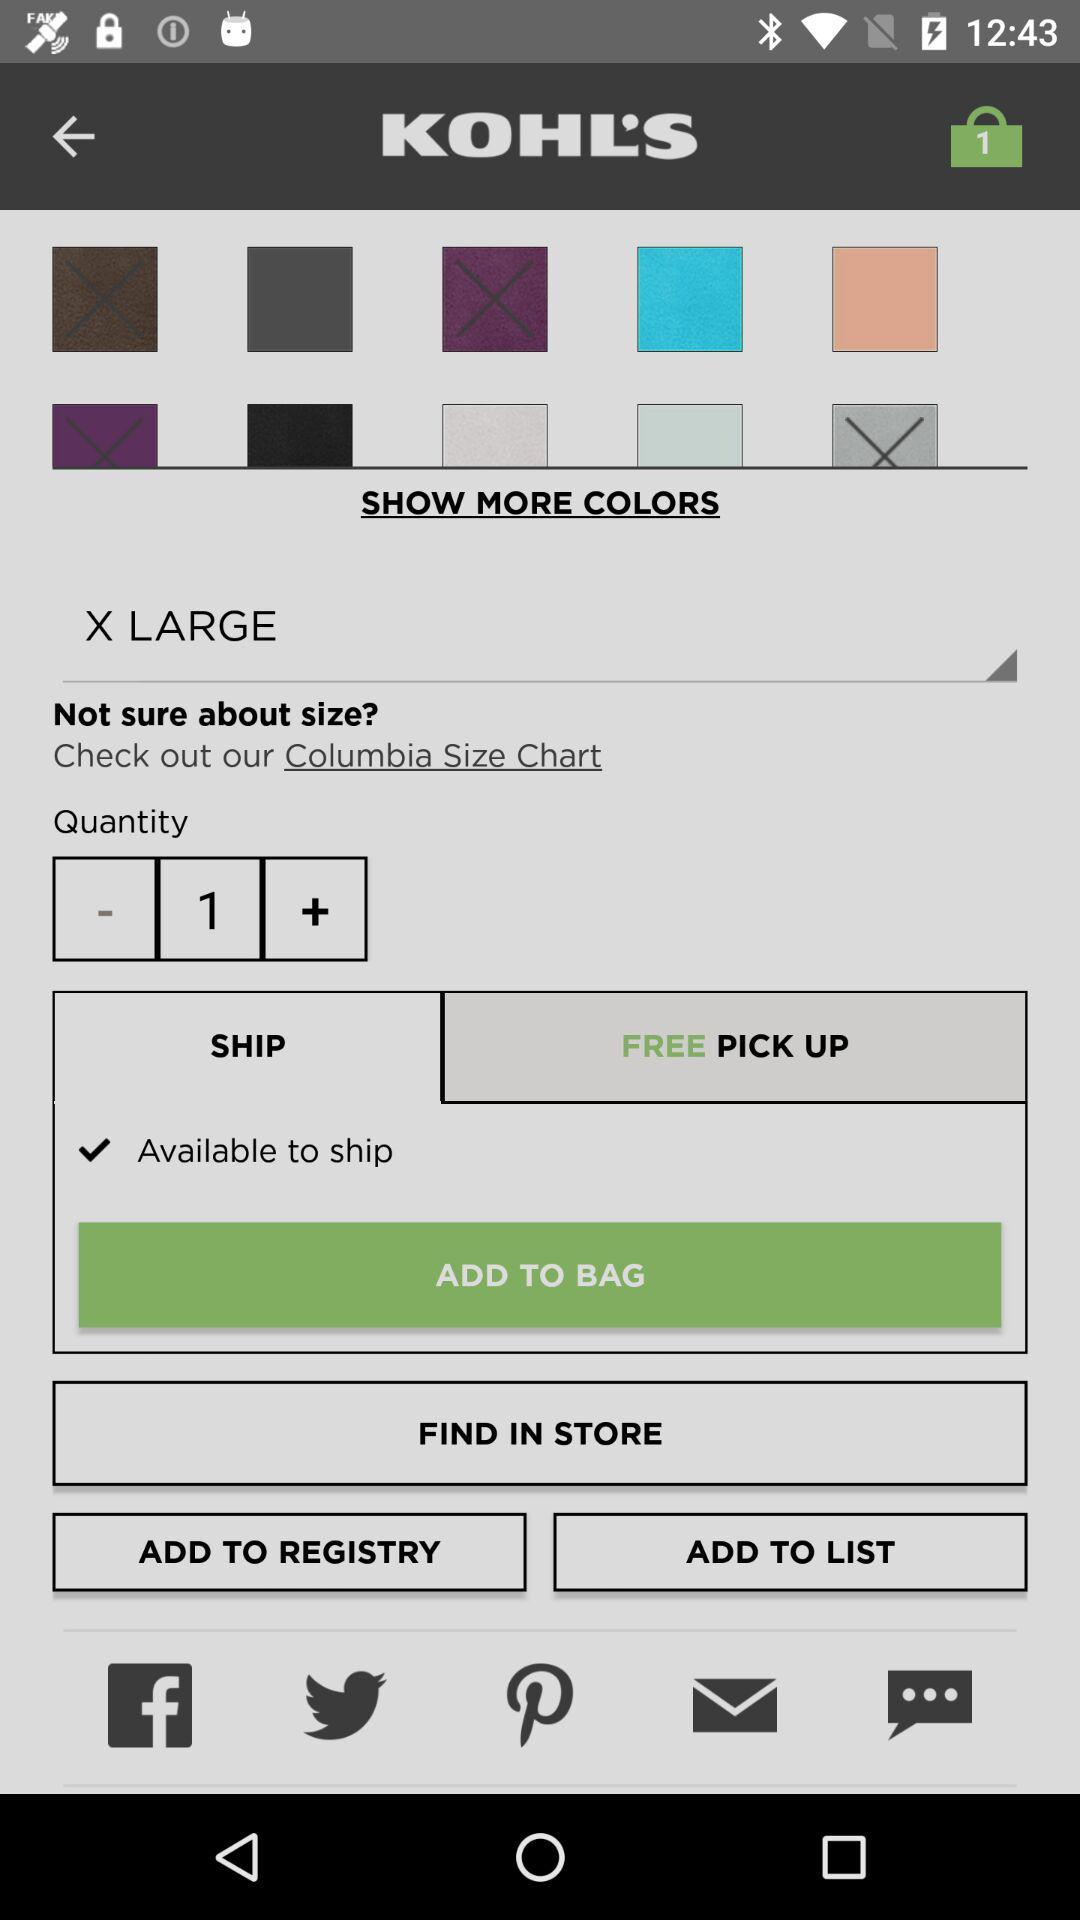 The height and width of the screenshot is (1920, 1080). I want to click on the twitter icon, so click(343, 1704).